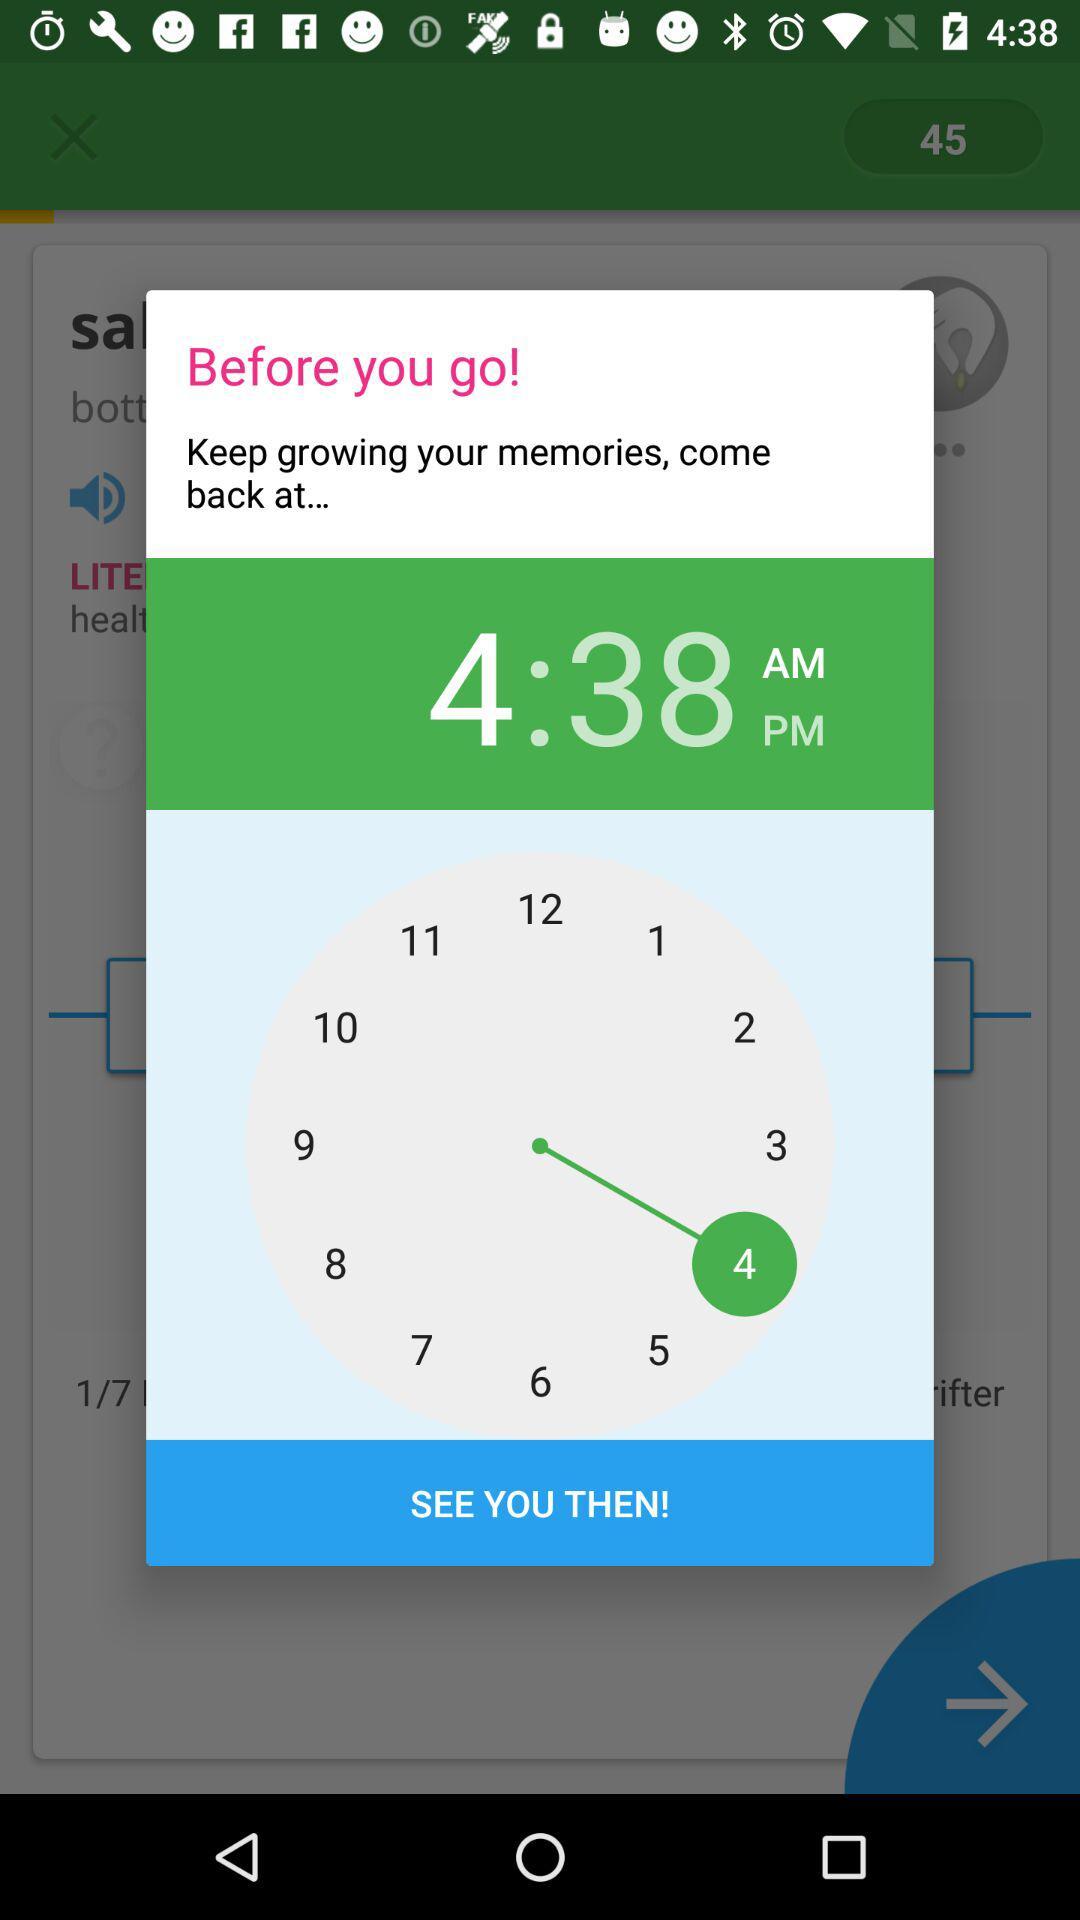 This screenshot has width=1080, height=1920. I want to click on item next to : item, so click(652, 683).